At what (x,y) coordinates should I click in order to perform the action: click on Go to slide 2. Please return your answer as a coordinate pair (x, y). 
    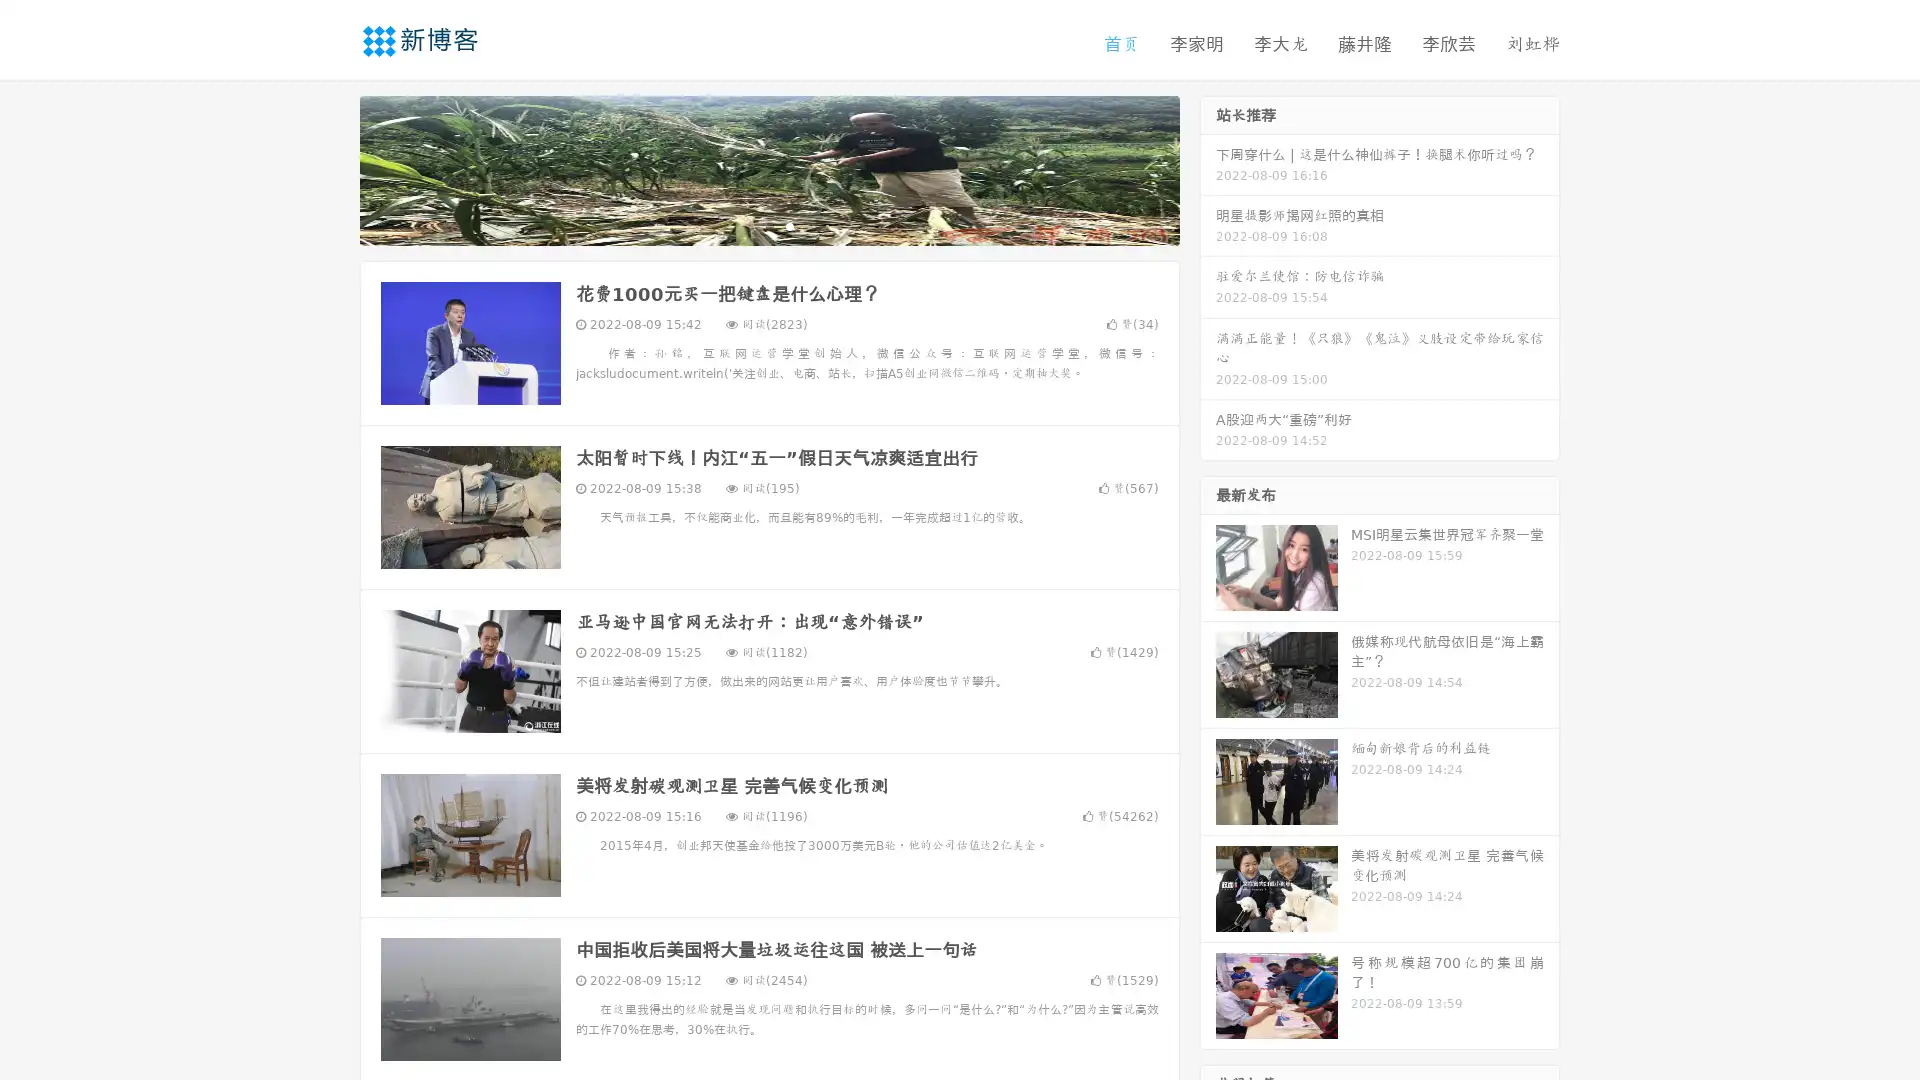
    Looking at the image, I should click on (768, 225).